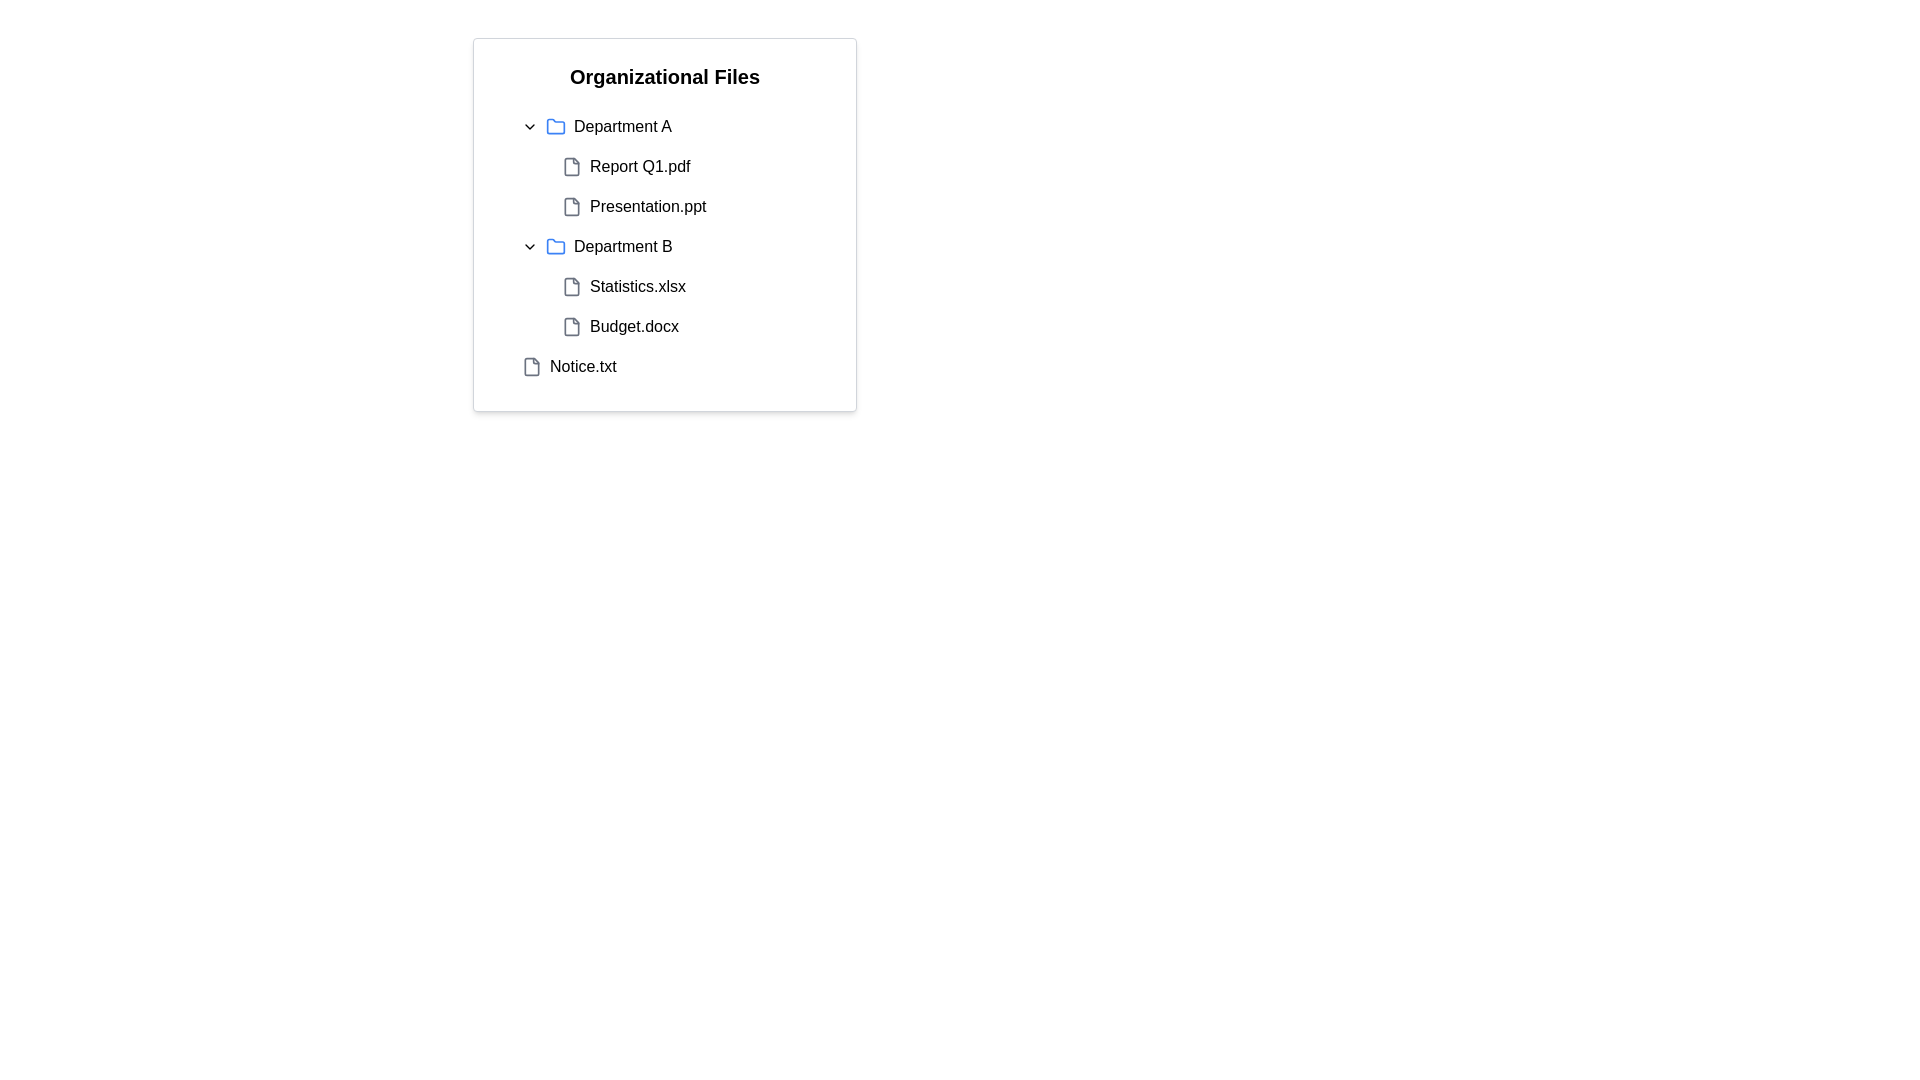 The image size is (1920, 1080). Describe the element at coordinates (633, 326) in the screenshot. I see `the text label displaying 'Budget.docx'` at that location.